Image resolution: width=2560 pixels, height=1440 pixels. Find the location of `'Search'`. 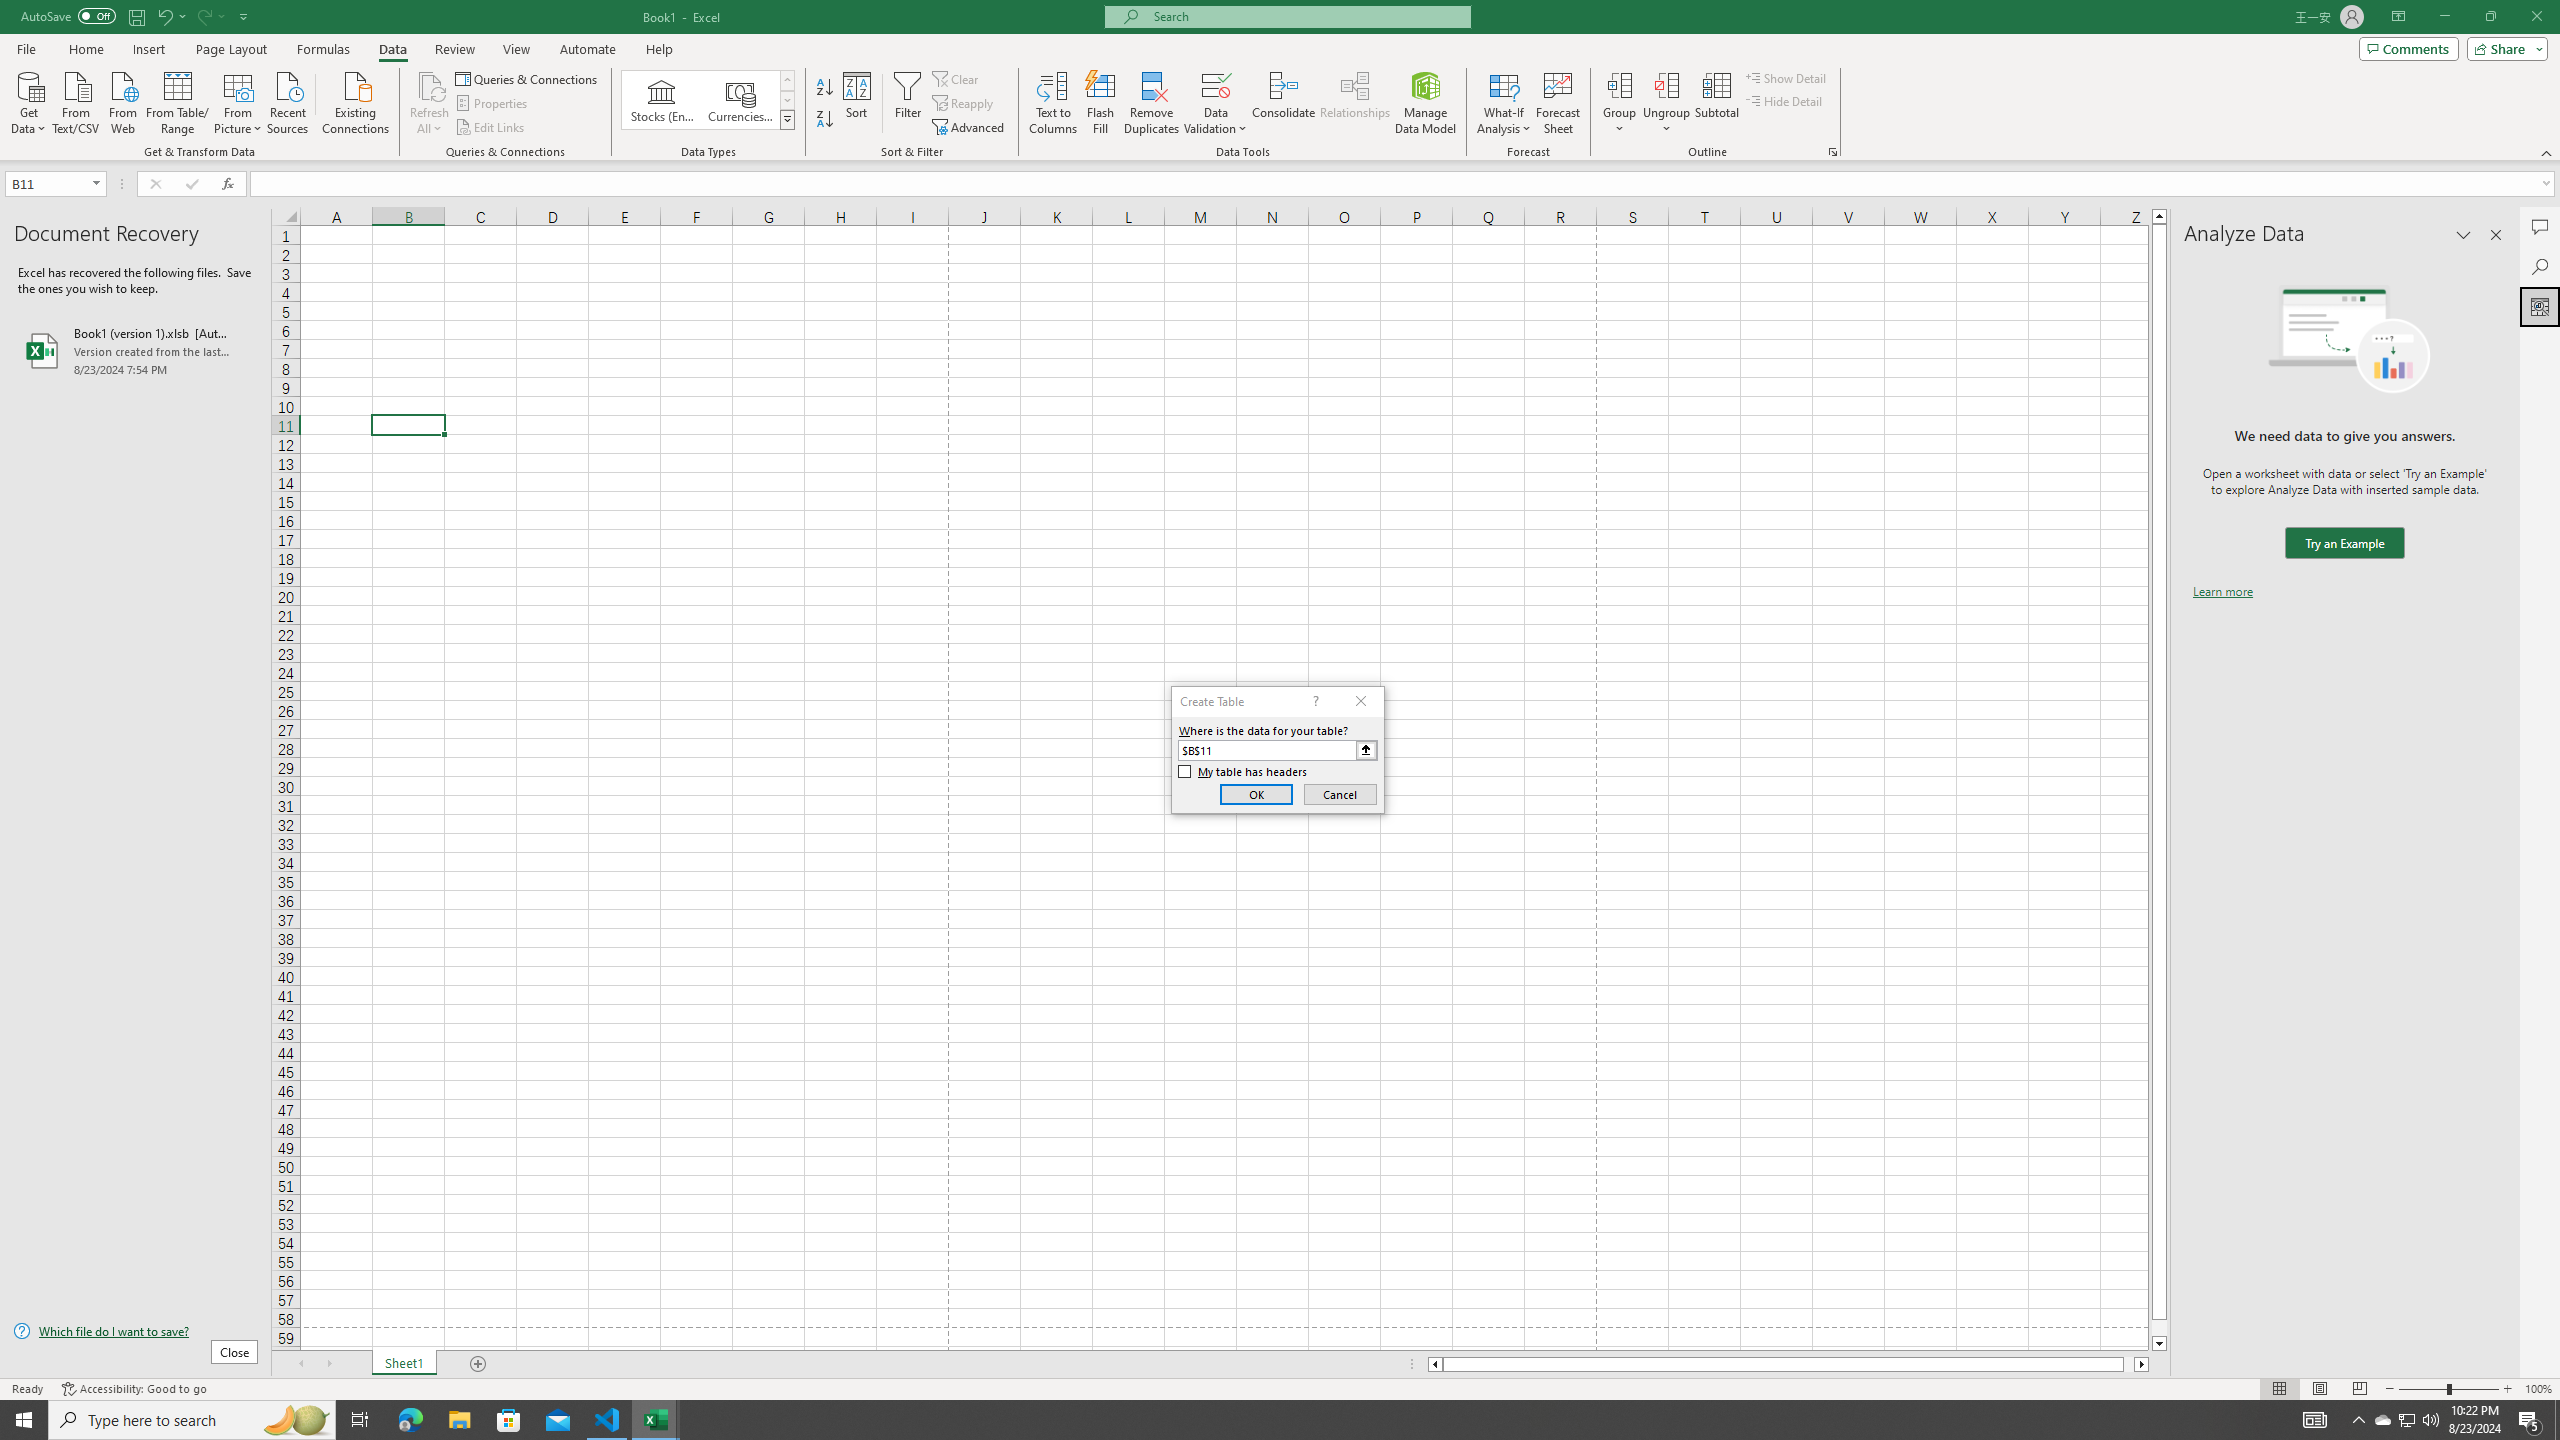

'Search' is located at coordinates (2539, 267).